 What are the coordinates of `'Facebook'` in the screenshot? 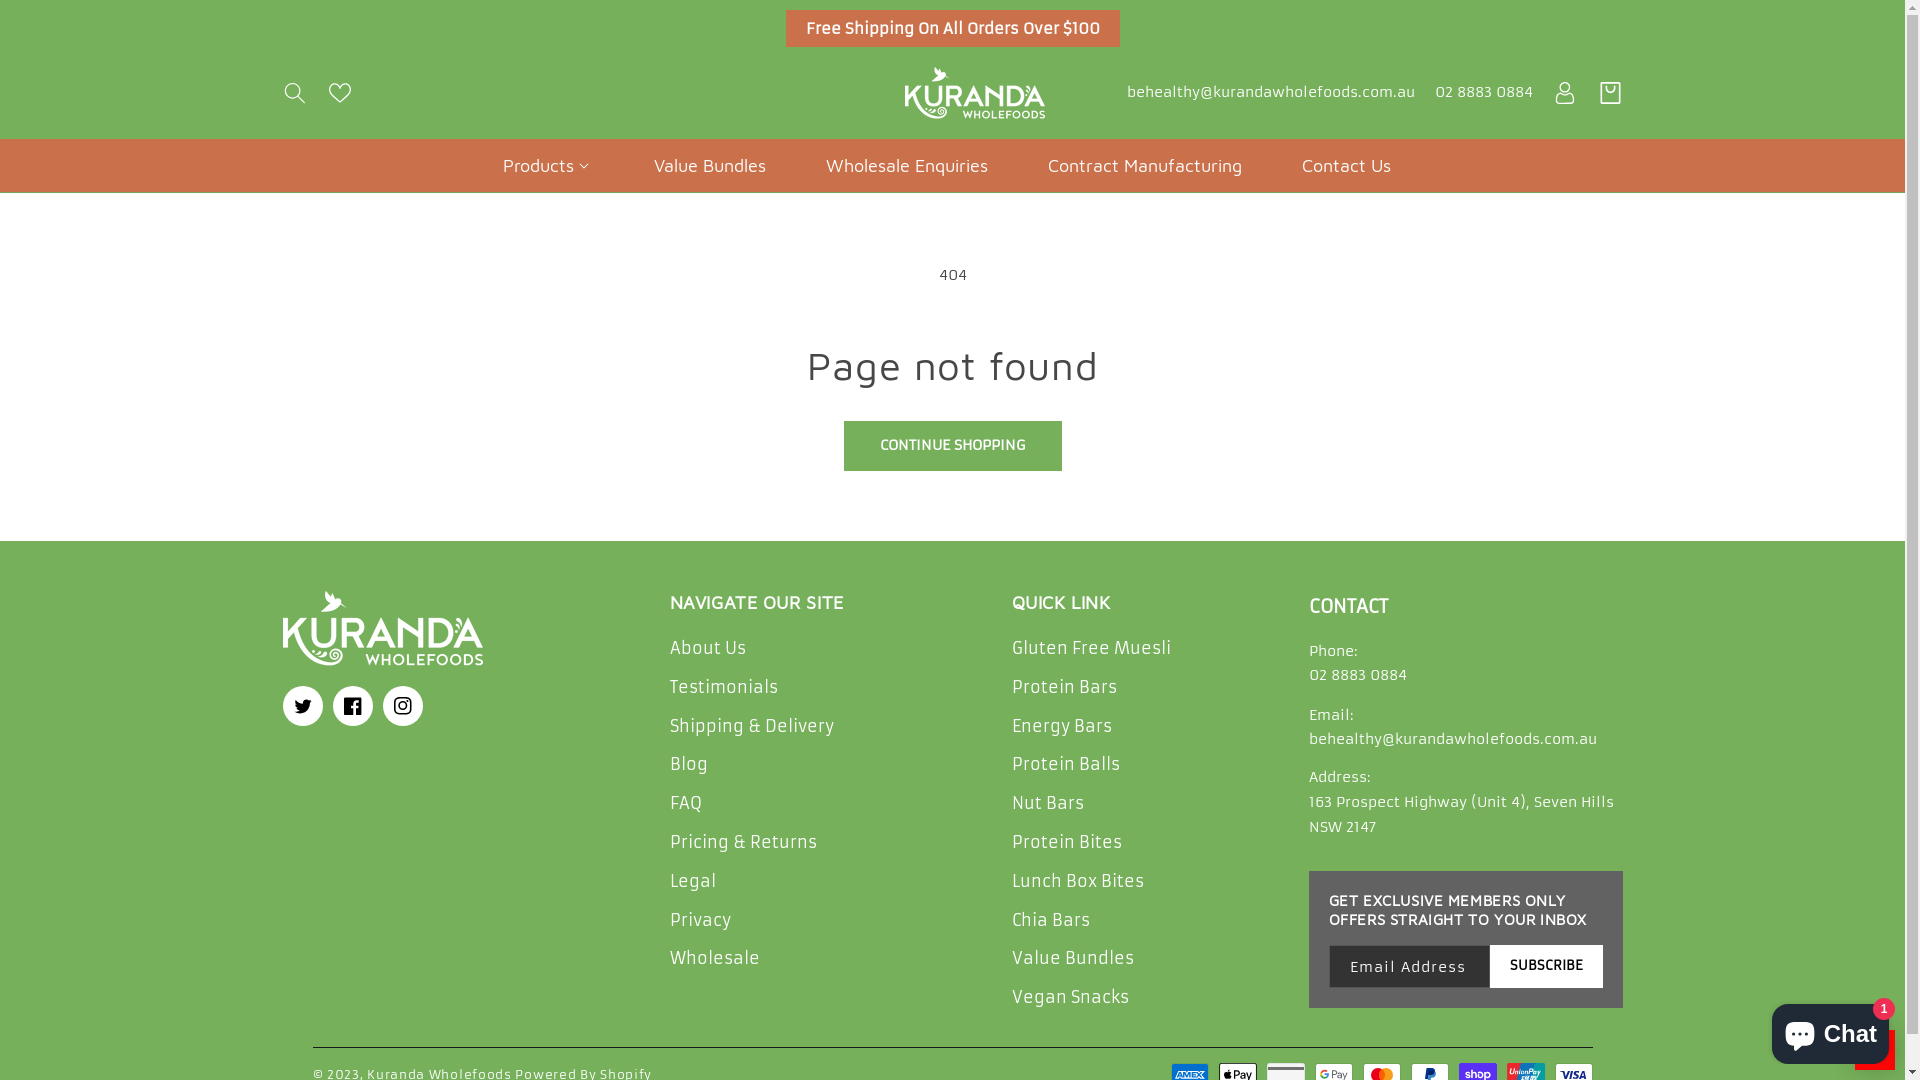 It's located at (351, 704).